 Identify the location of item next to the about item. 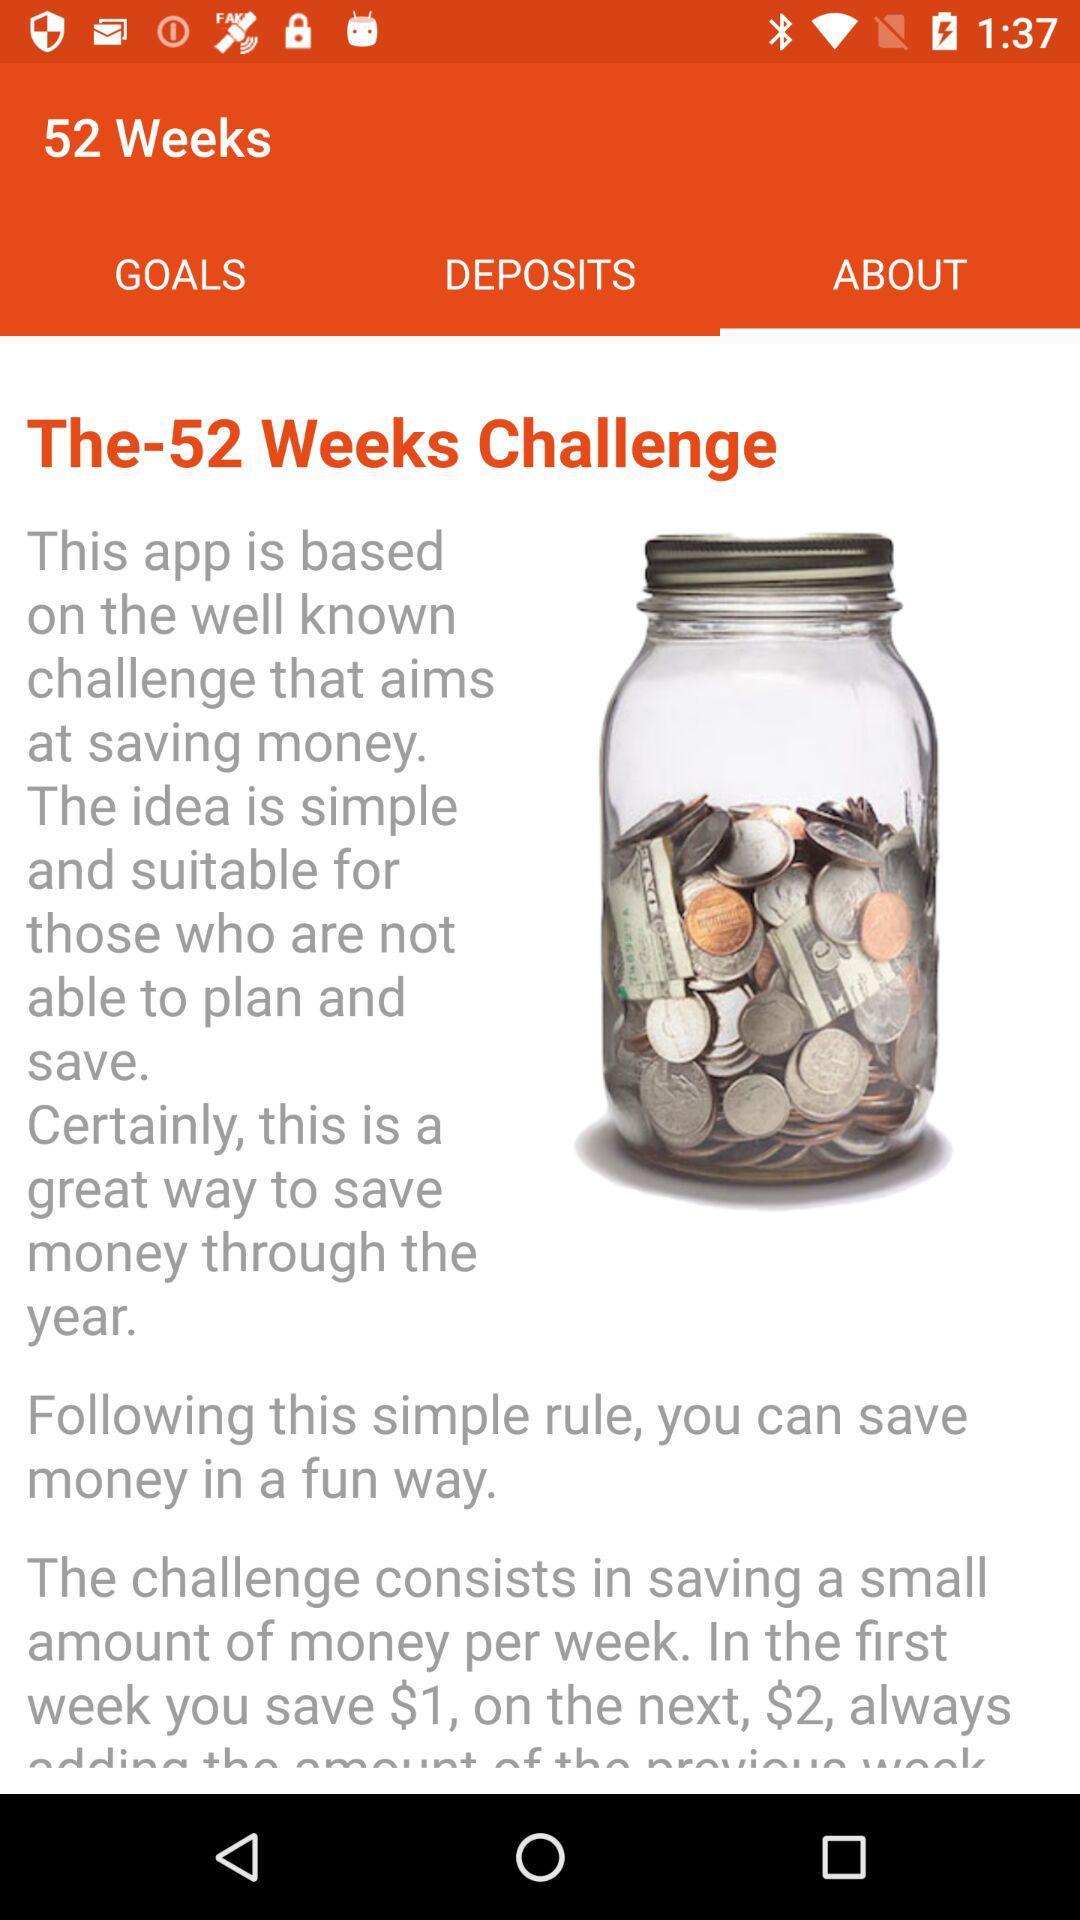
(540, 272).